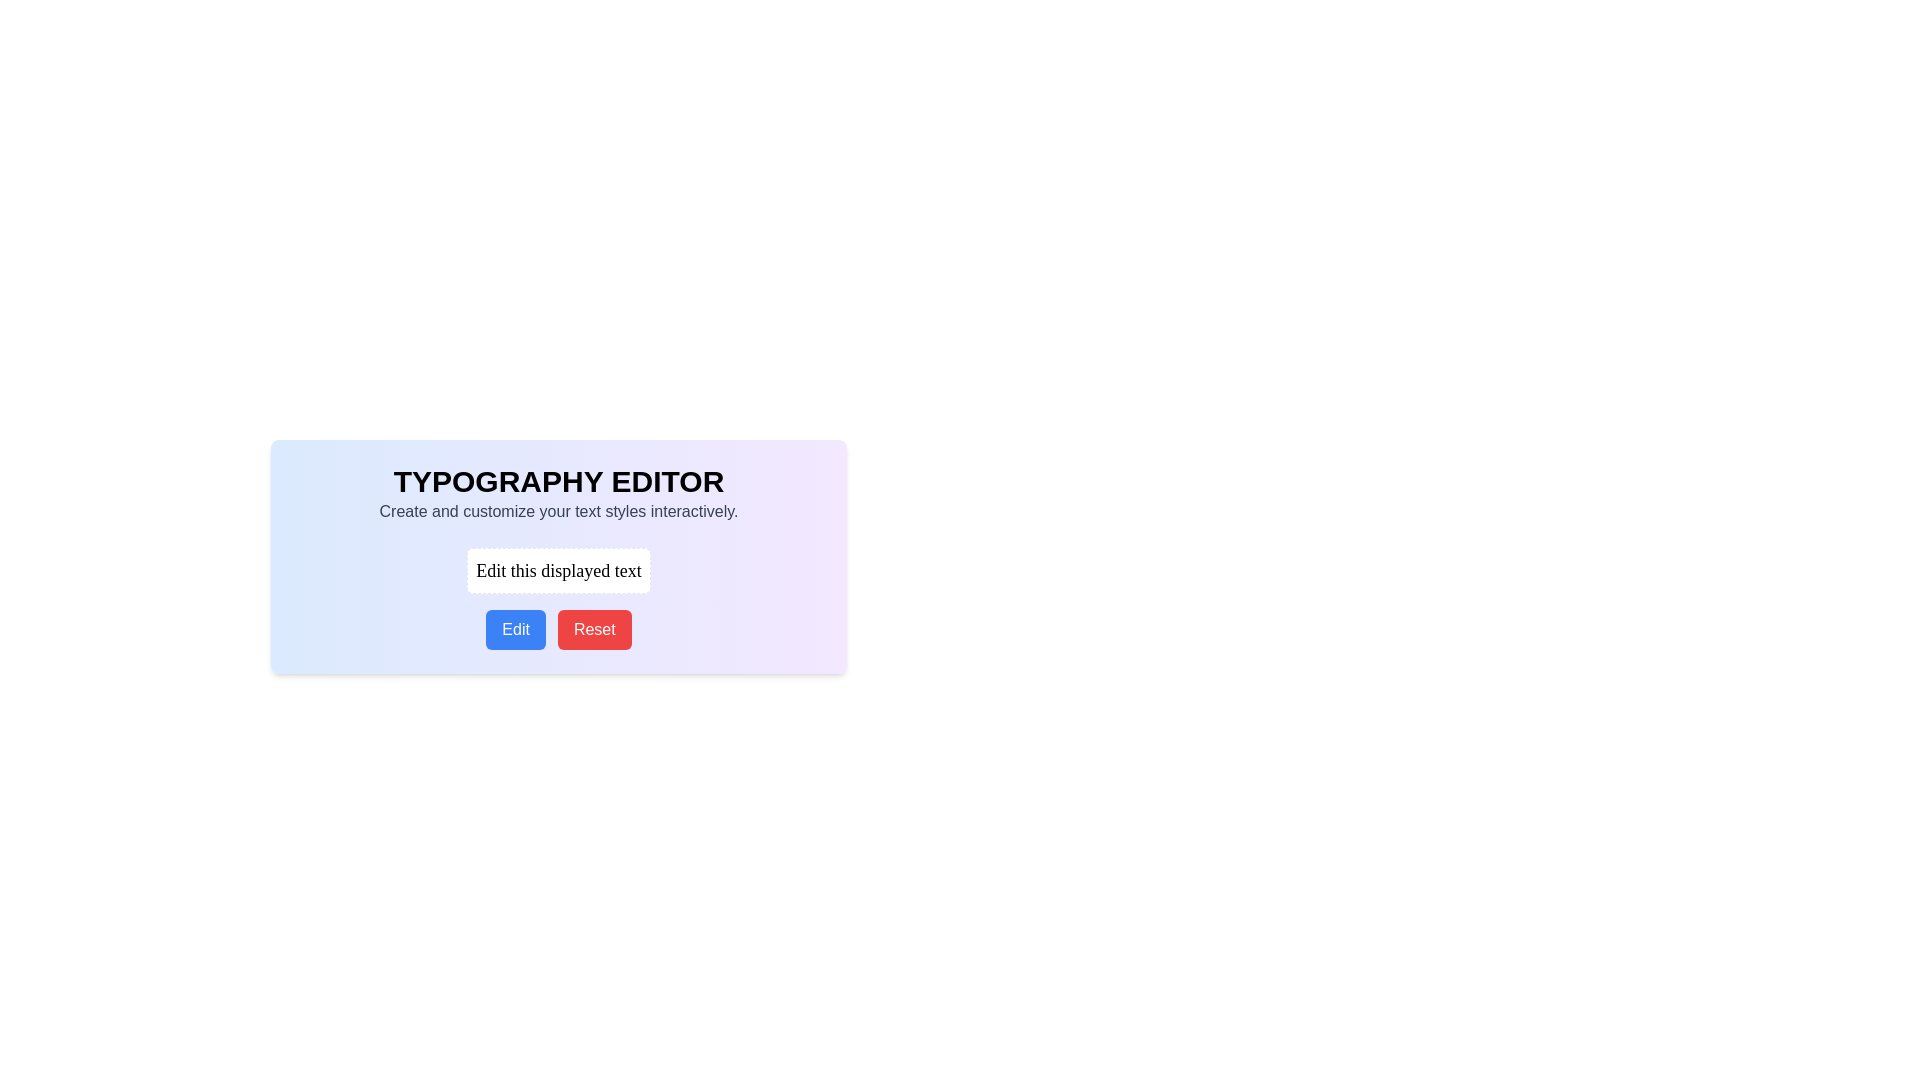 Image resolution: width=1920 pixels, height=1080 pixels. I want to click on the header and subtitle element which provides the title and description for editing typography styles, if it contains a link, so click(558, 493).